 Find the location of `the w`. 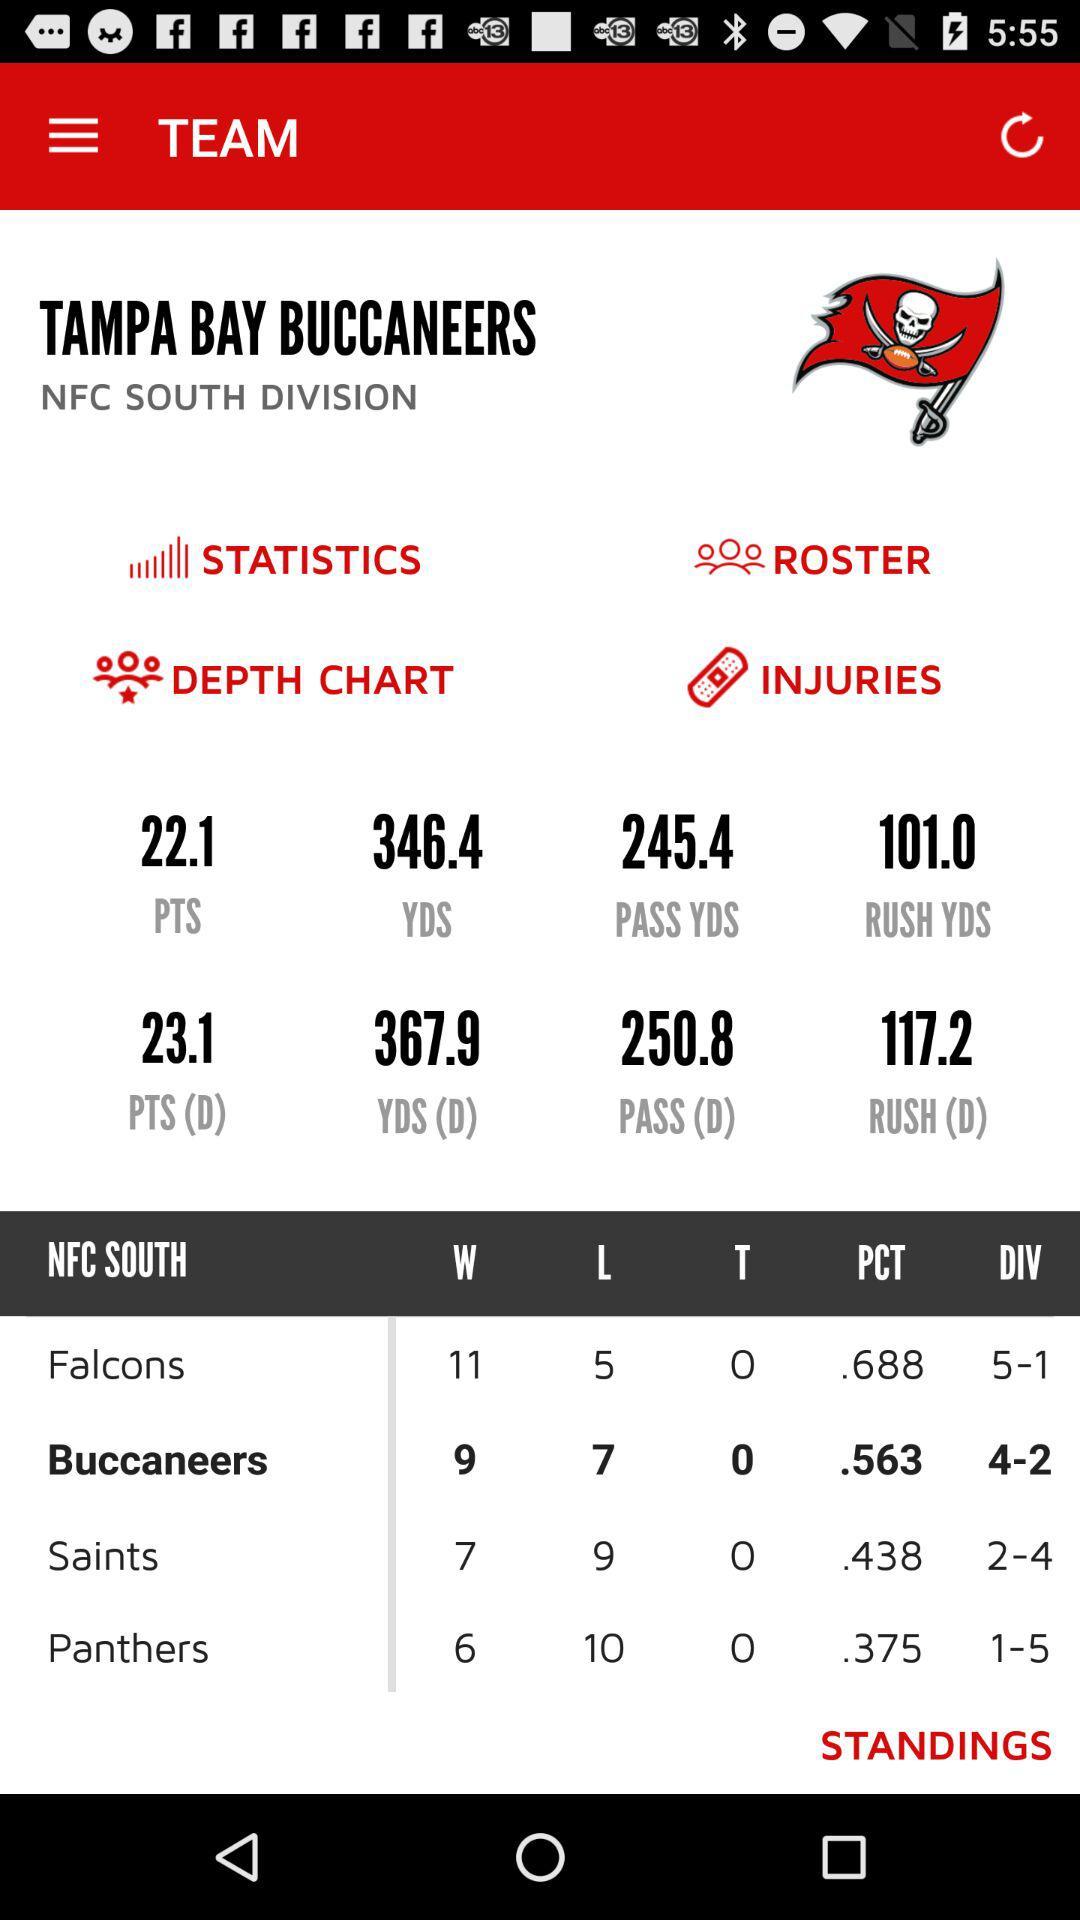

the w is located at coordinates (465, 1262).